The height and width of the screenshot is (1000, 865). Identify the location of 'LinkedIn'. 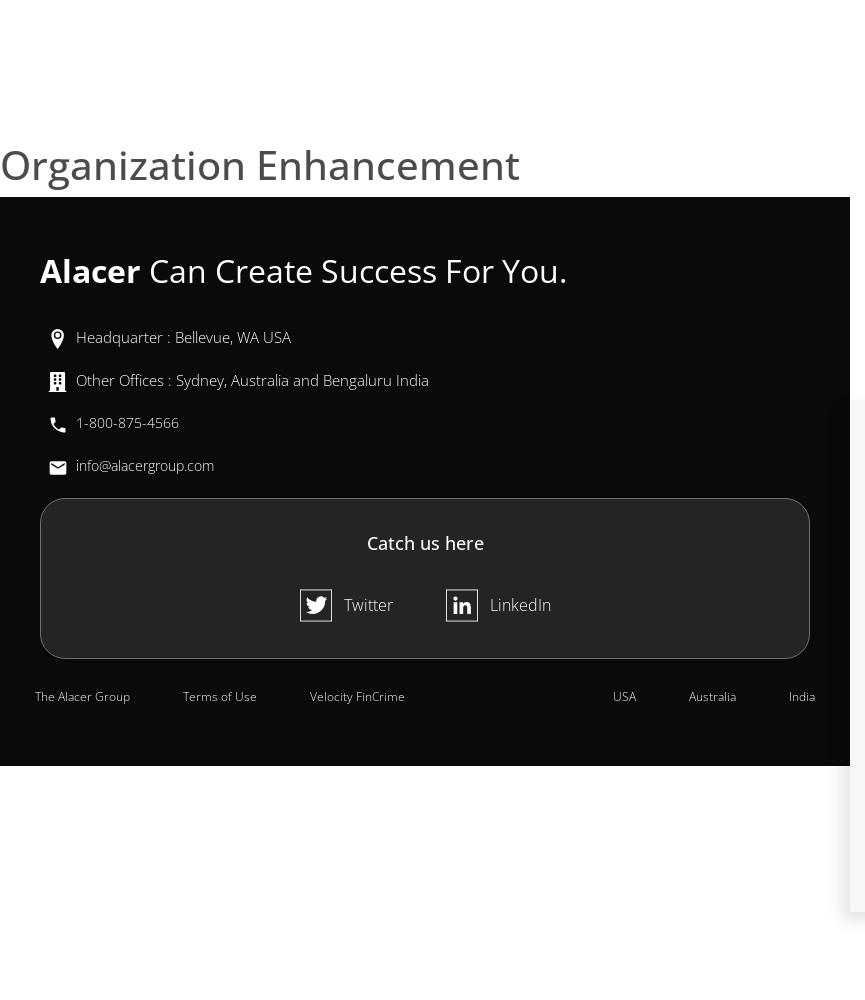
(518, 604).